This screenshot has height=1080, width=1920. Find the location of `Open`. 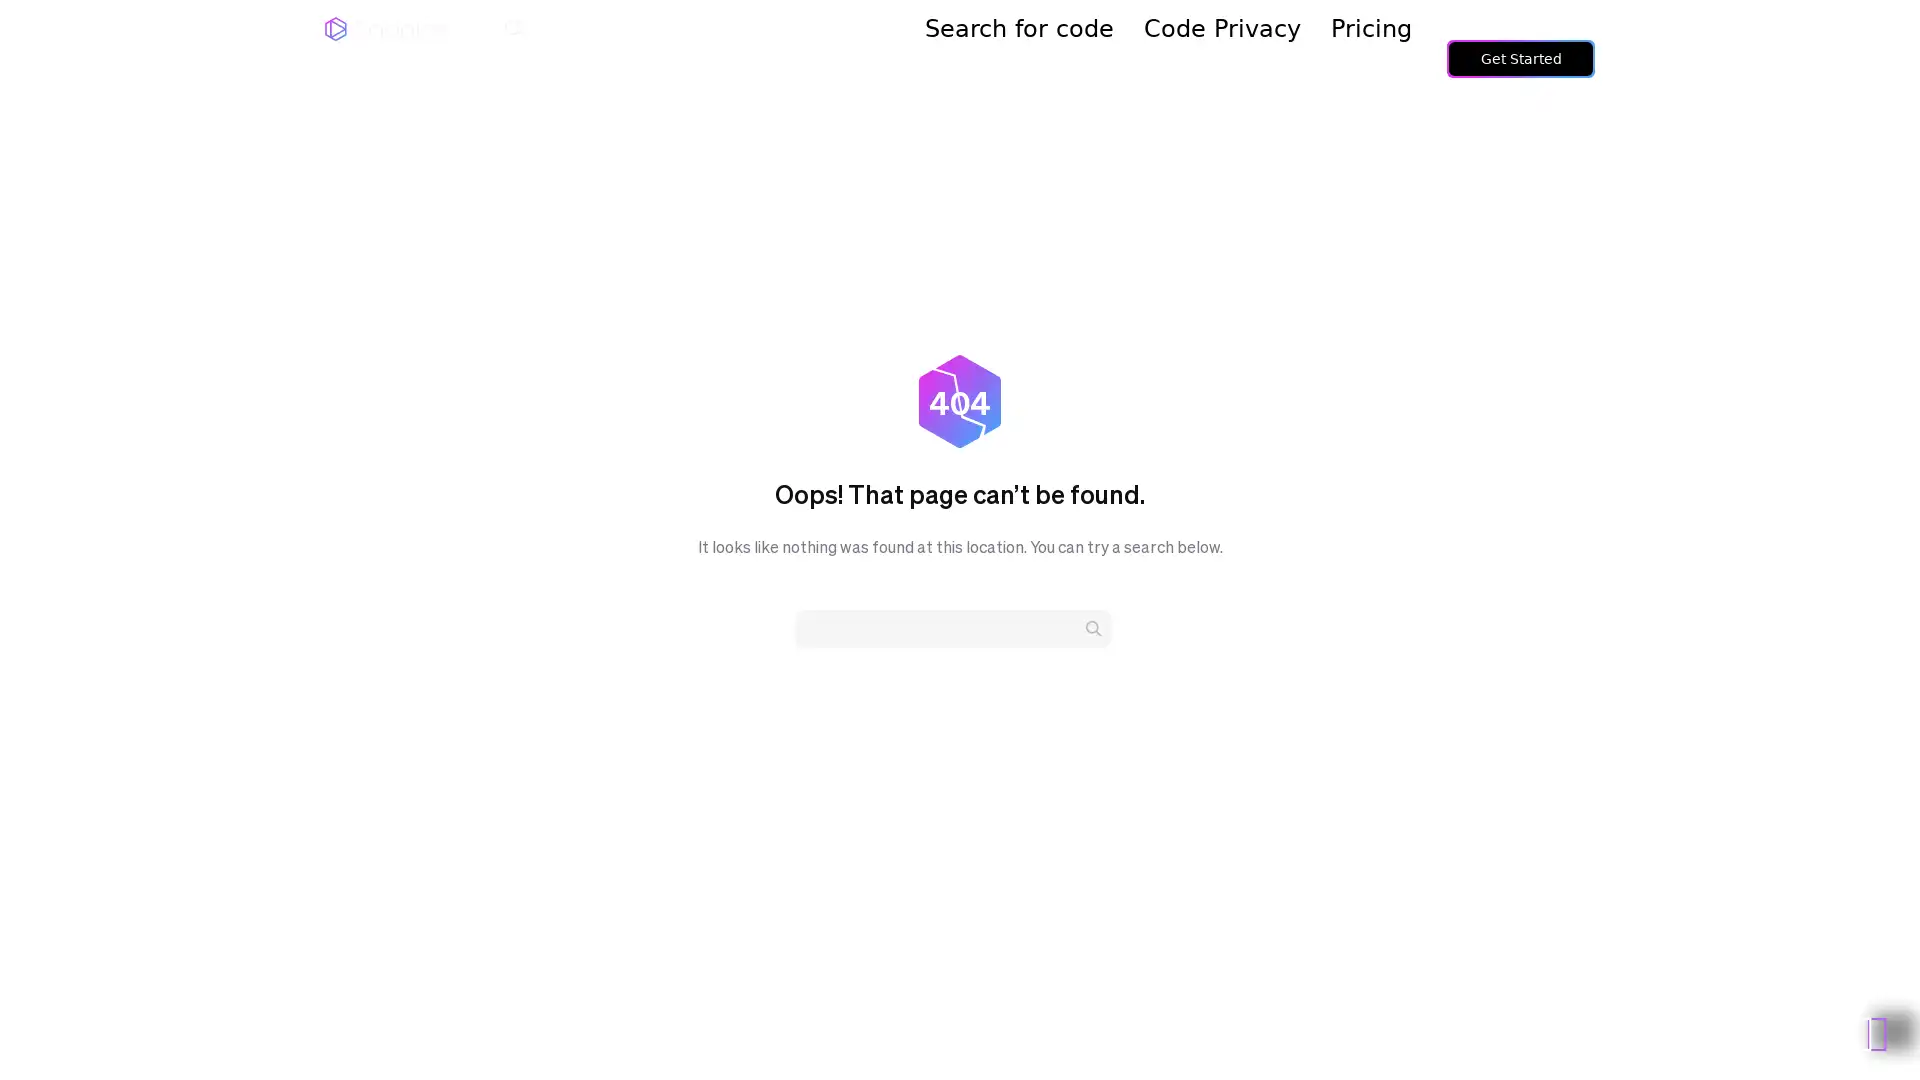

Open is located at coordinates (1860, 1026).